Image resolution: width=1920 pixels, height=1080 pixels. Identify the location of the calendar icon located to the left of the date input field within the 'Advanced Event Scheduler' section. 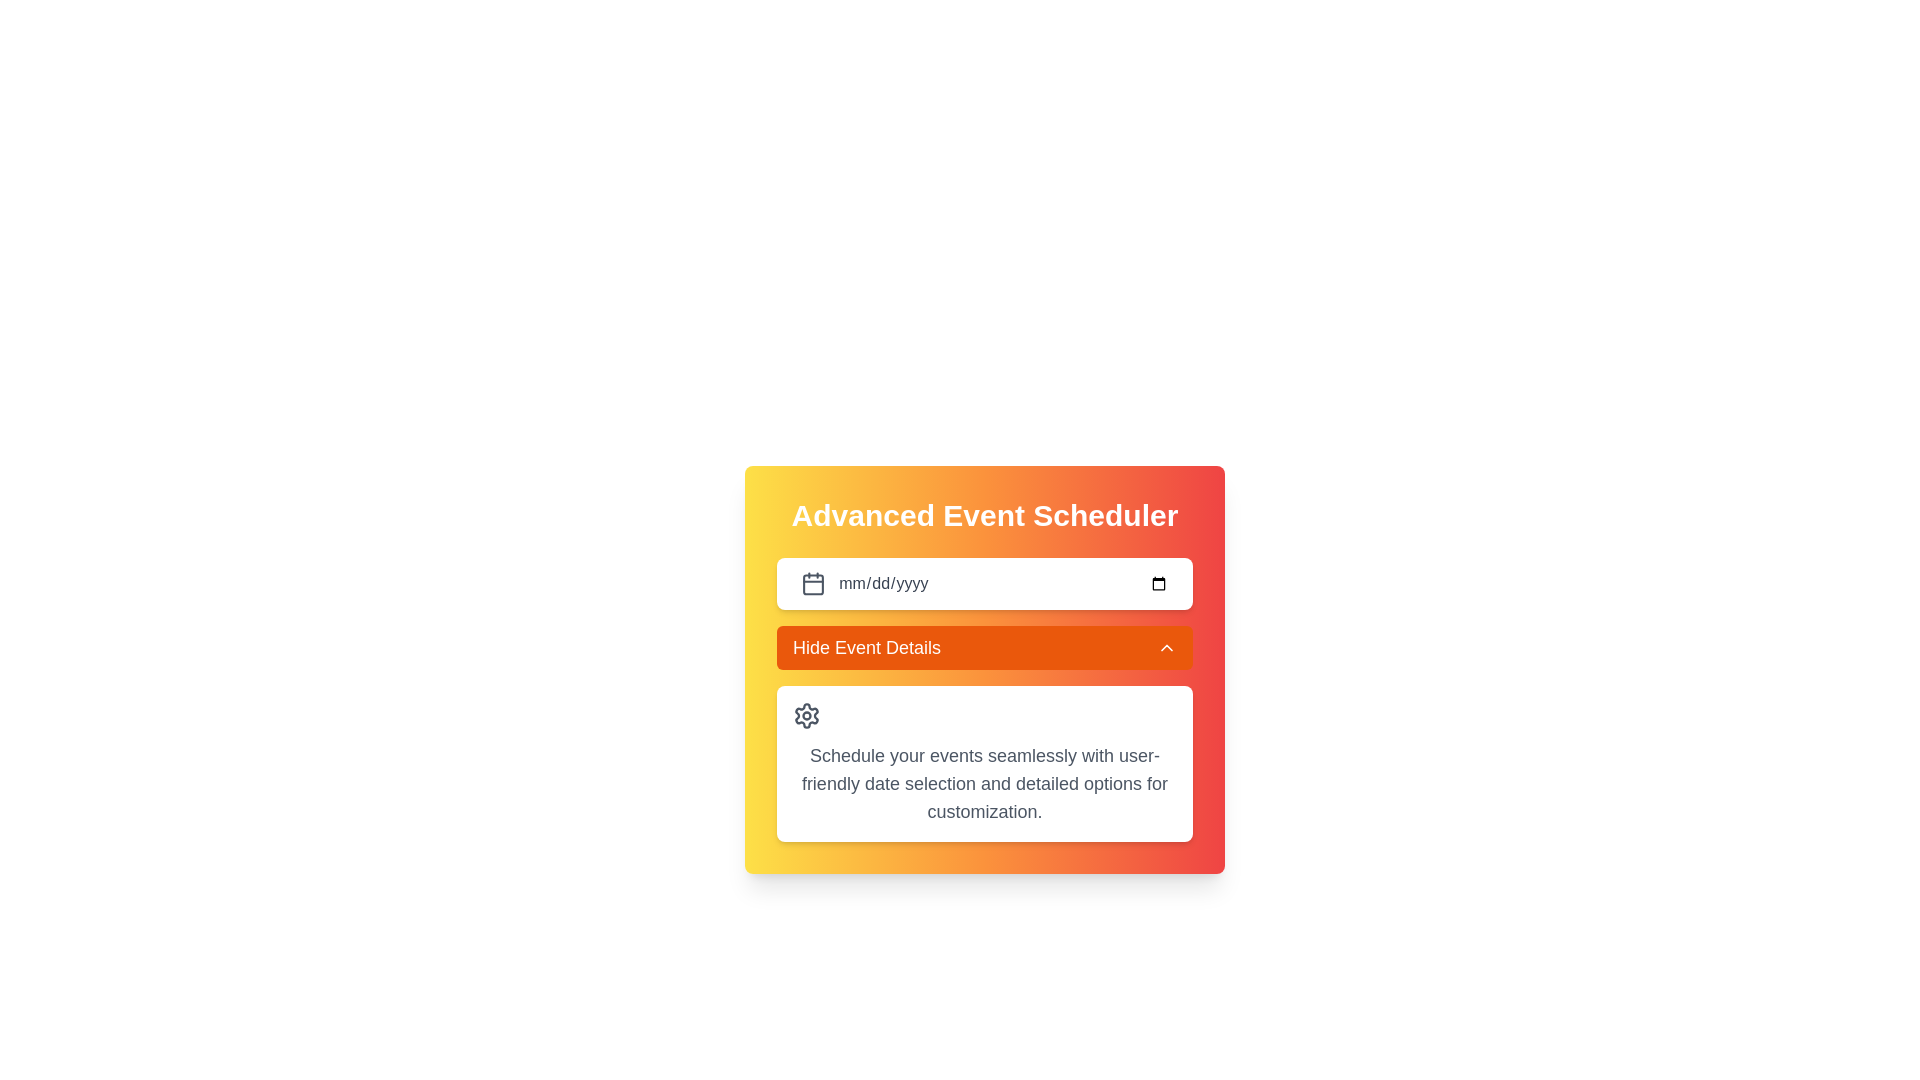
(813, 583).